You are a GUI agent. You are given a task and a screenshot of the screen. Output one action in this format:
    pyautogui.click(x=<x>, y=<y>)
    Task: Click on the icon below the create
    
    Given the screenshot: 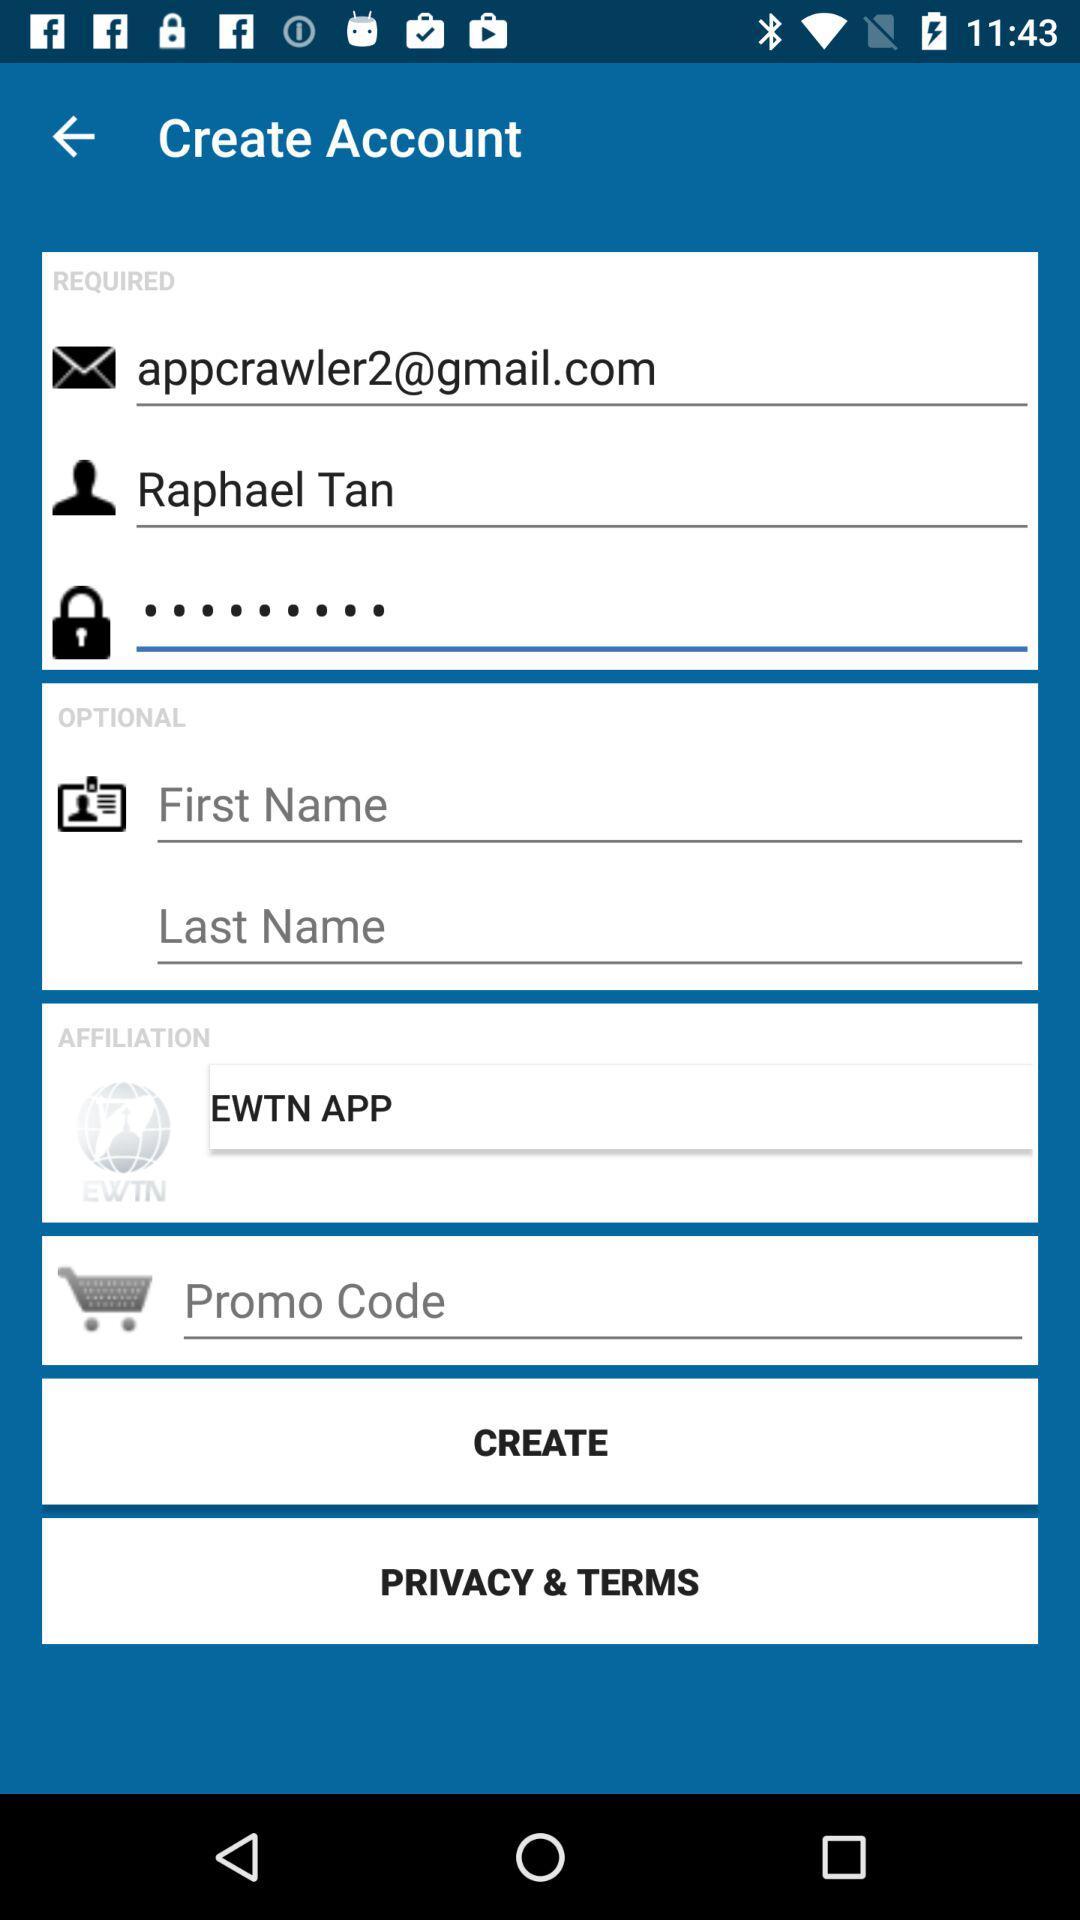 What is the action you would take?
    pyautogui.click(x=540, y=1579)
    